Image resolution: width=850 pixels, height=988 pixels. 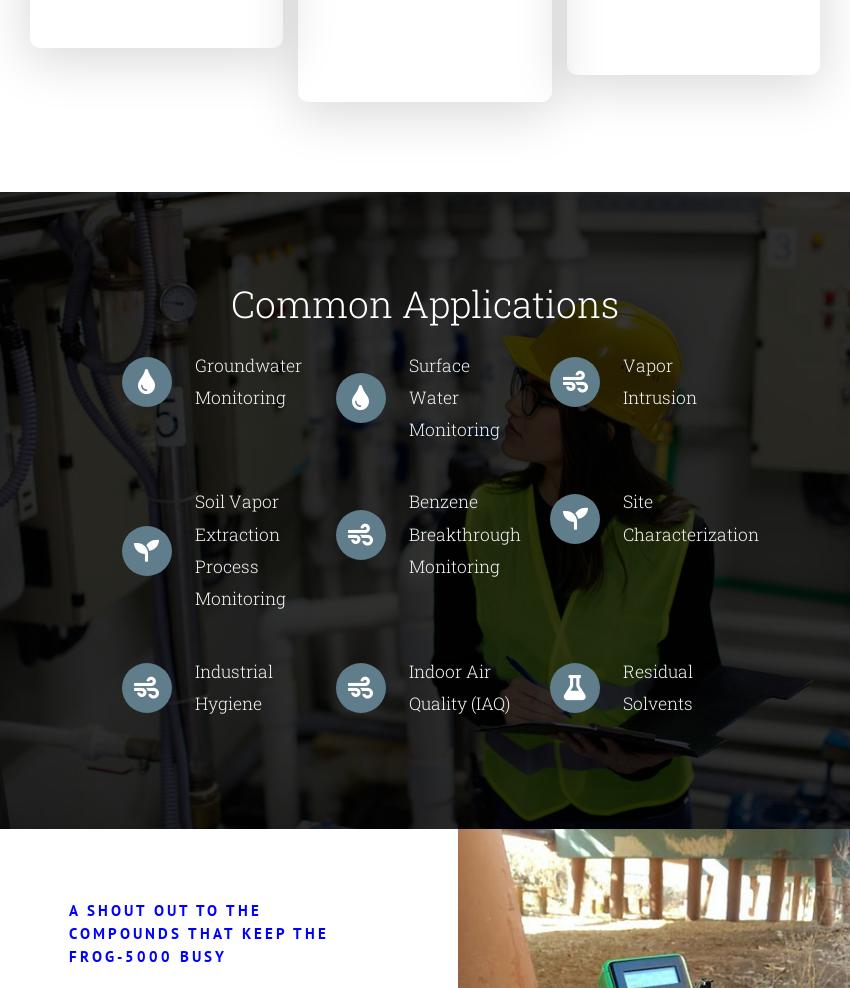 I want to click on 'Common Applications', so click(x=231, y=301).